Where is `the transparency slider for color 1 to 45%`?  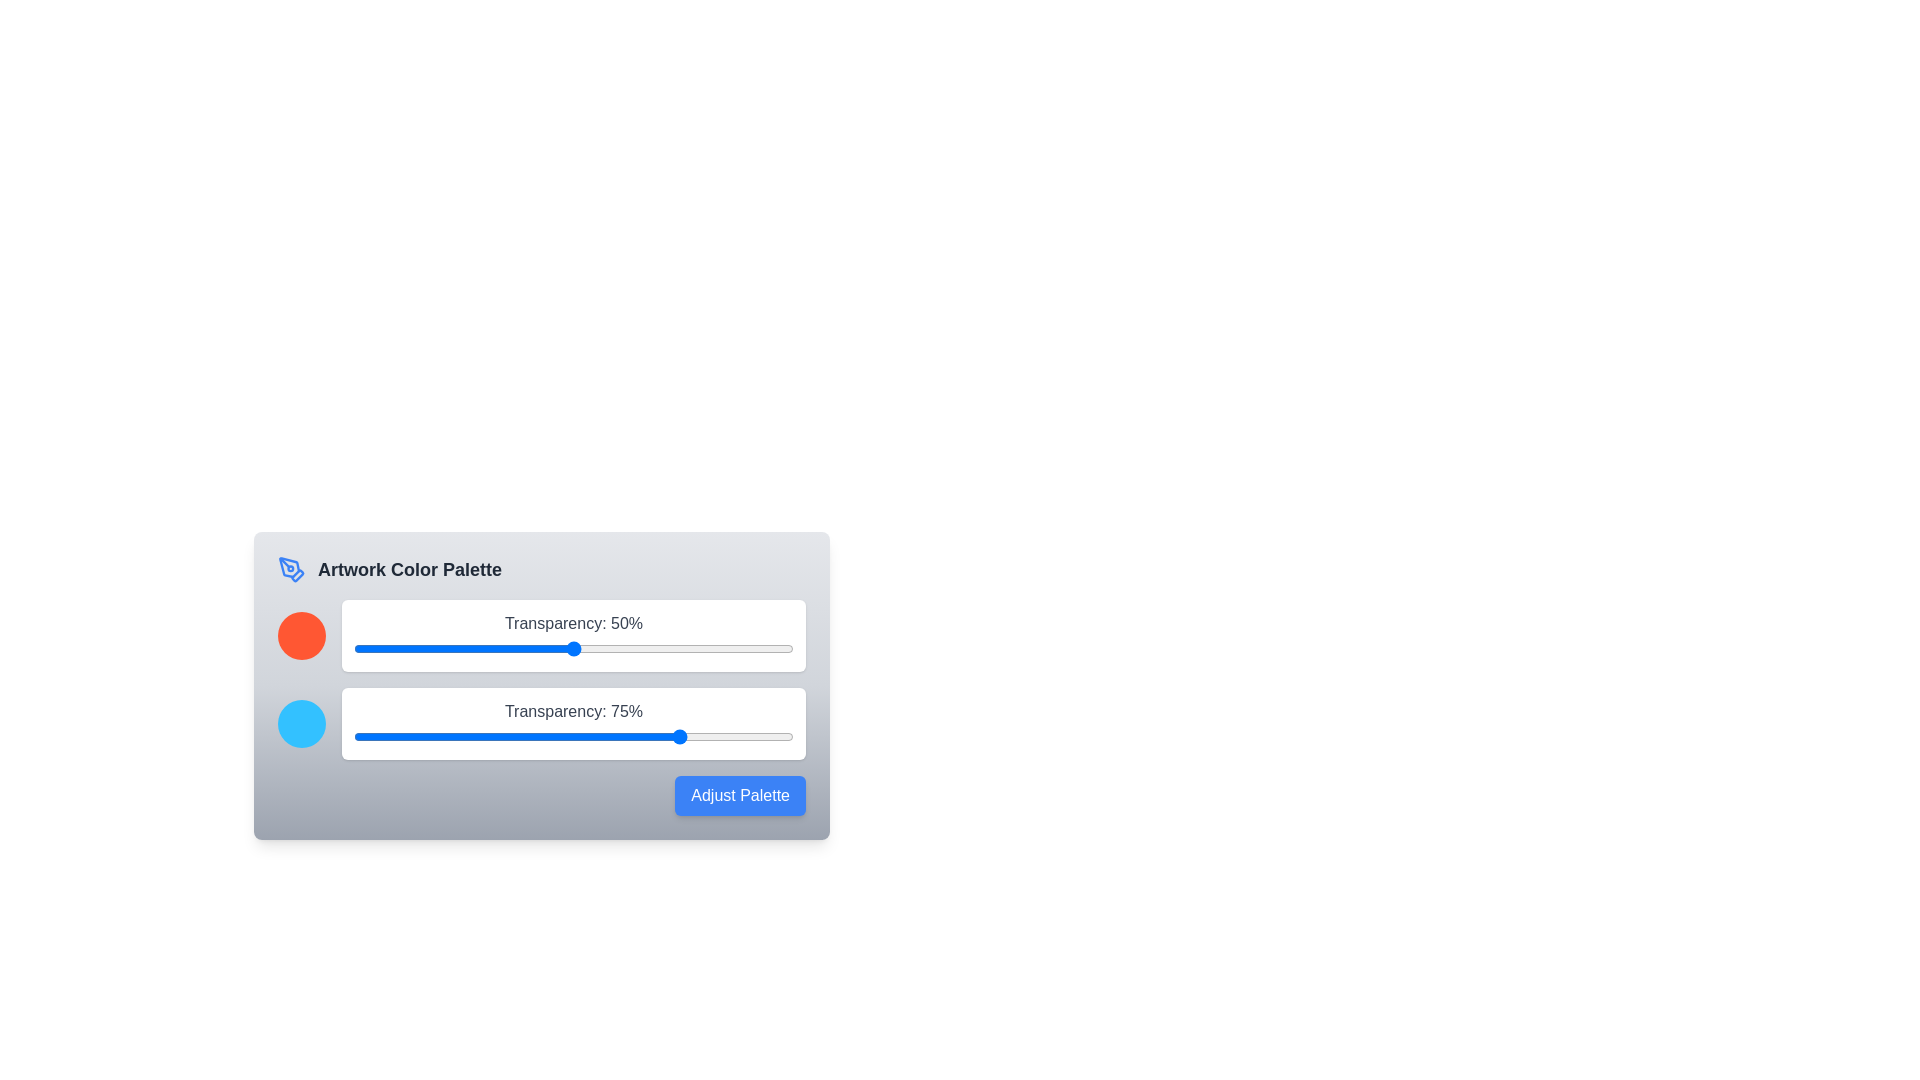 the transparency slider for color 1 to 45% is located at coordinates (552, 648).